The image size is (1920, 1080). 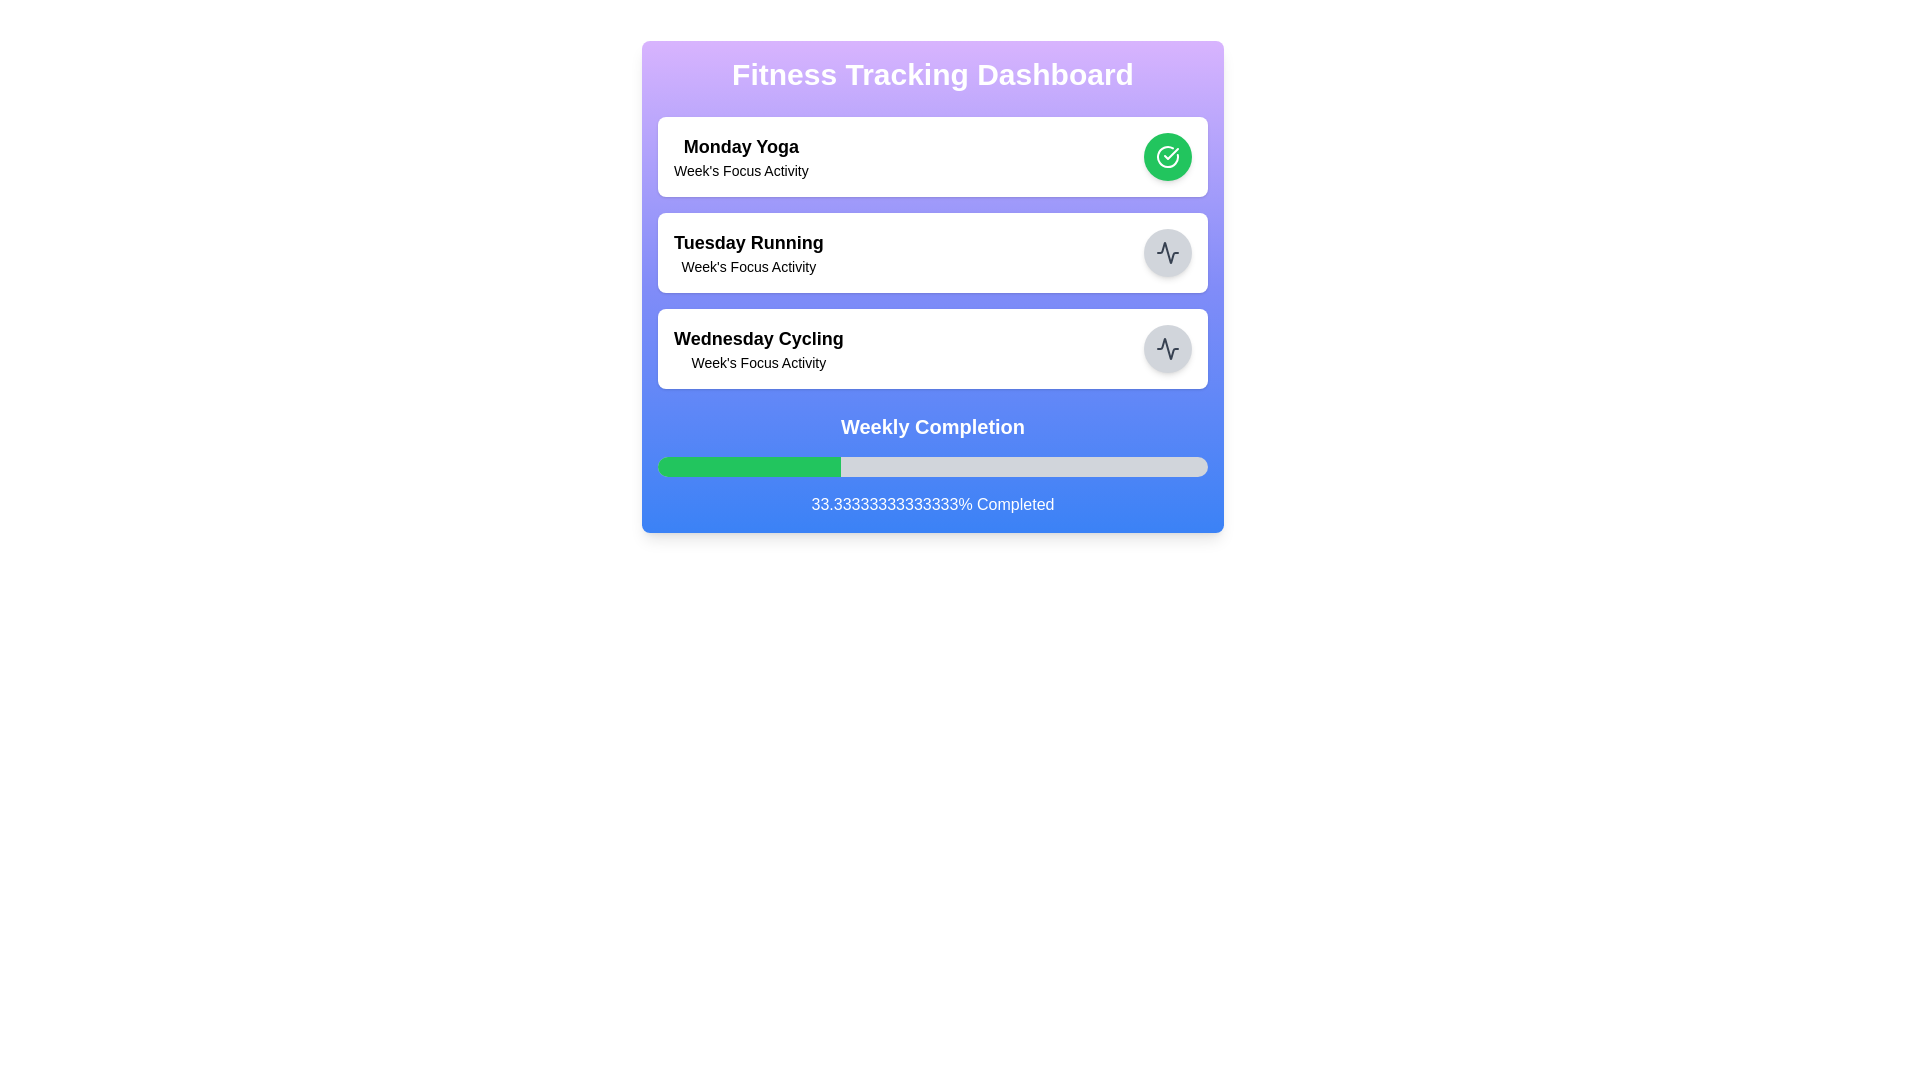 What do you see at coordinates (931, 426) in the screenshot?
I see `the header text label that indicates the progress tracking section to read its content` at bounding box center [931, 426].